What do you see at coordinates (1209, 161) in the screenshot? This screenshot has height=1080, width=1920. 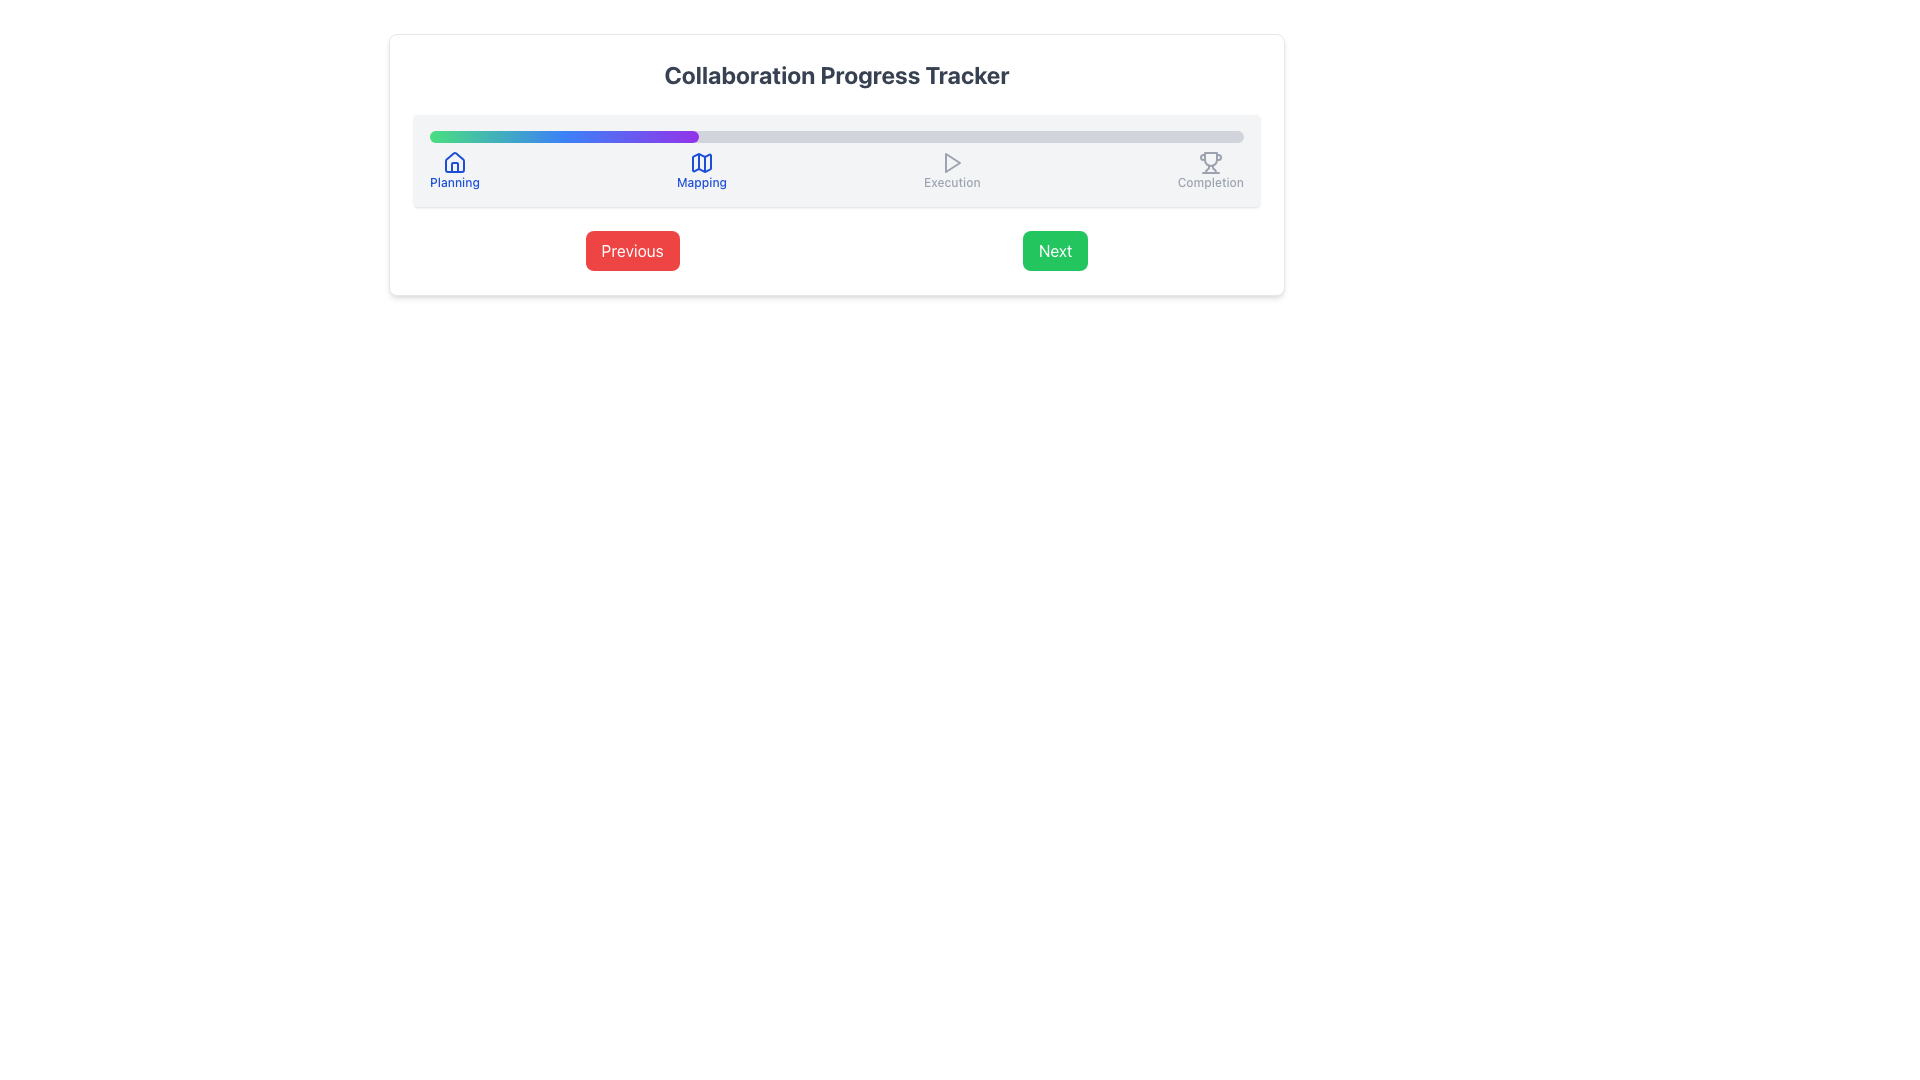 I see `the trophy icon located above the text 'Completion', which is positioned at the far right of the progression bar interface` at bounding box center [1209, 161].